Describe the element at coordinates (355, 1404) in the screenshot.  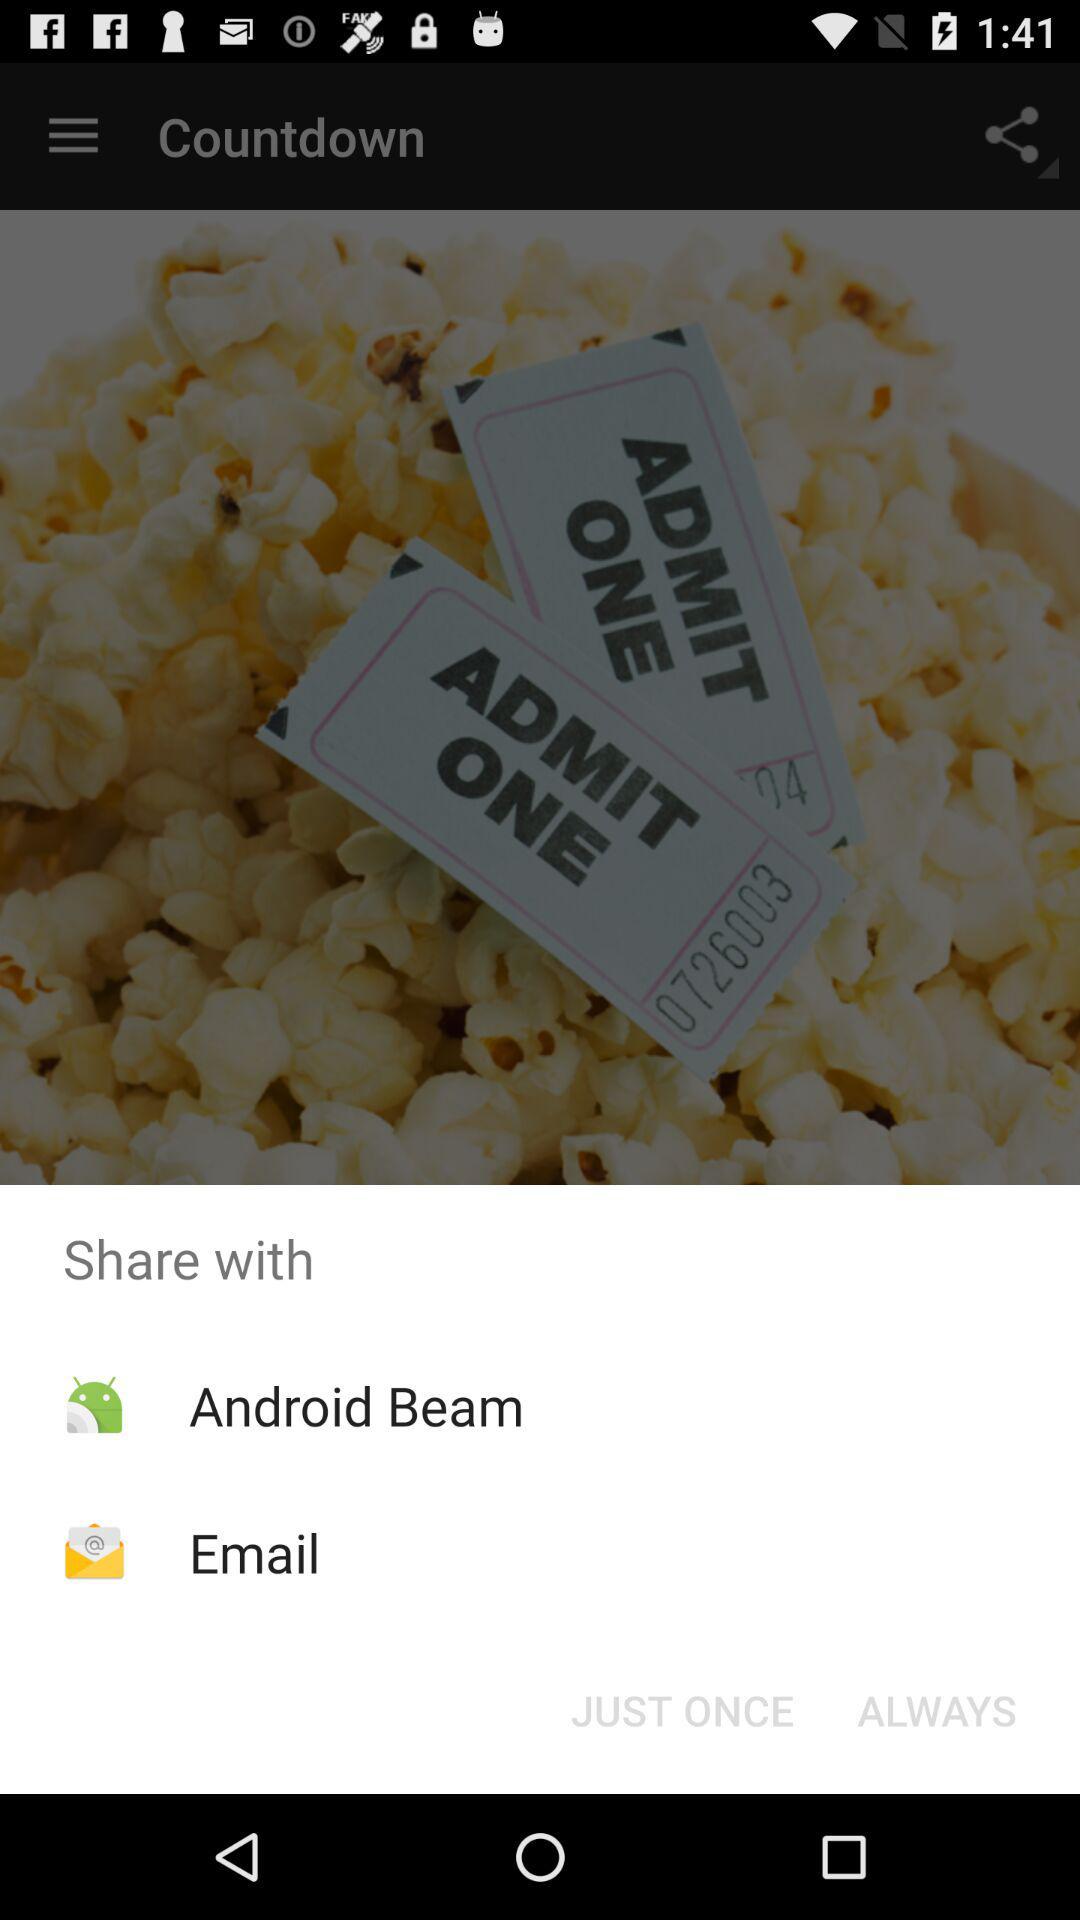
I see `app below the share with app` at that location.